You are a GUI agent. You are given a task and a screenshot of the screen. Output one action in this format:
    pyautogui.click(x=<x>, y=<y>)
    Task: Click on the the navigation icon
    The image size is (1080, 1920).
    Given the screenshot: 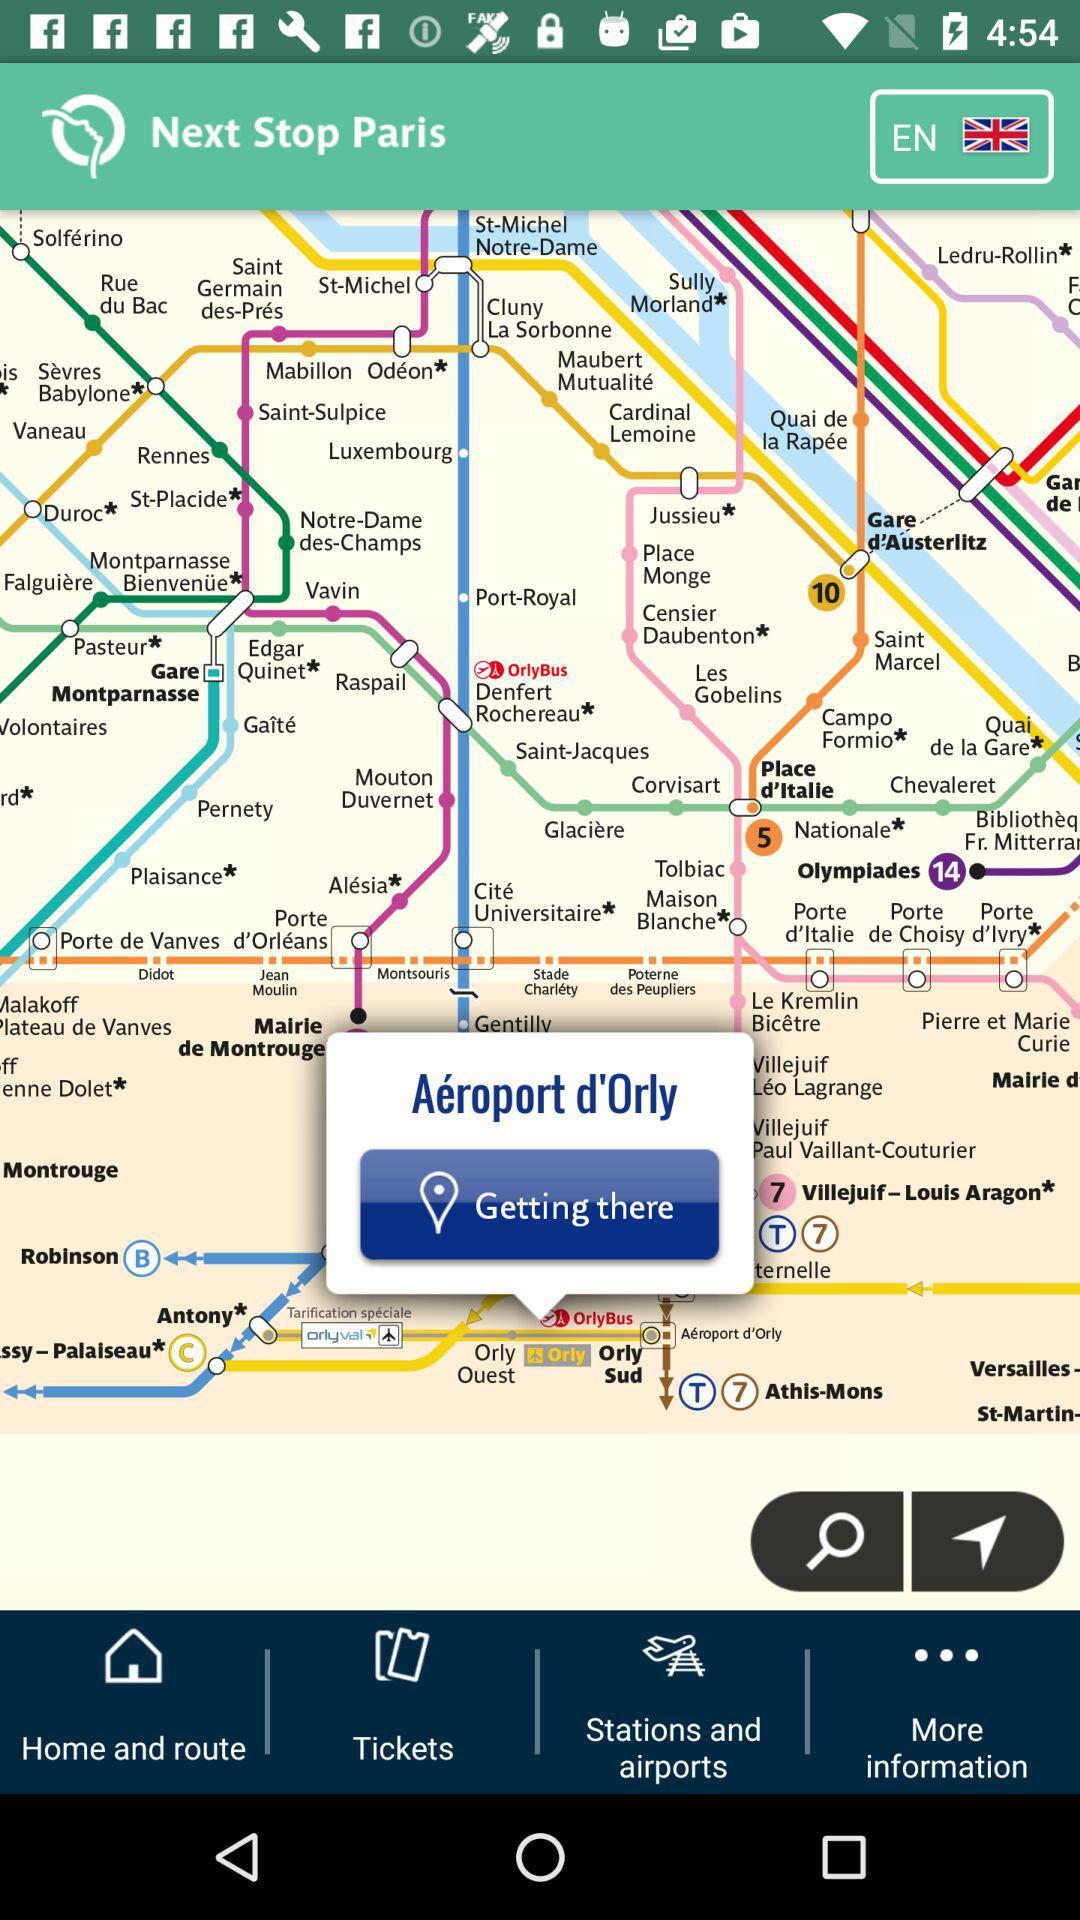 What is the action you would take?
    pyautogui.click(x=992, y=1548)
    